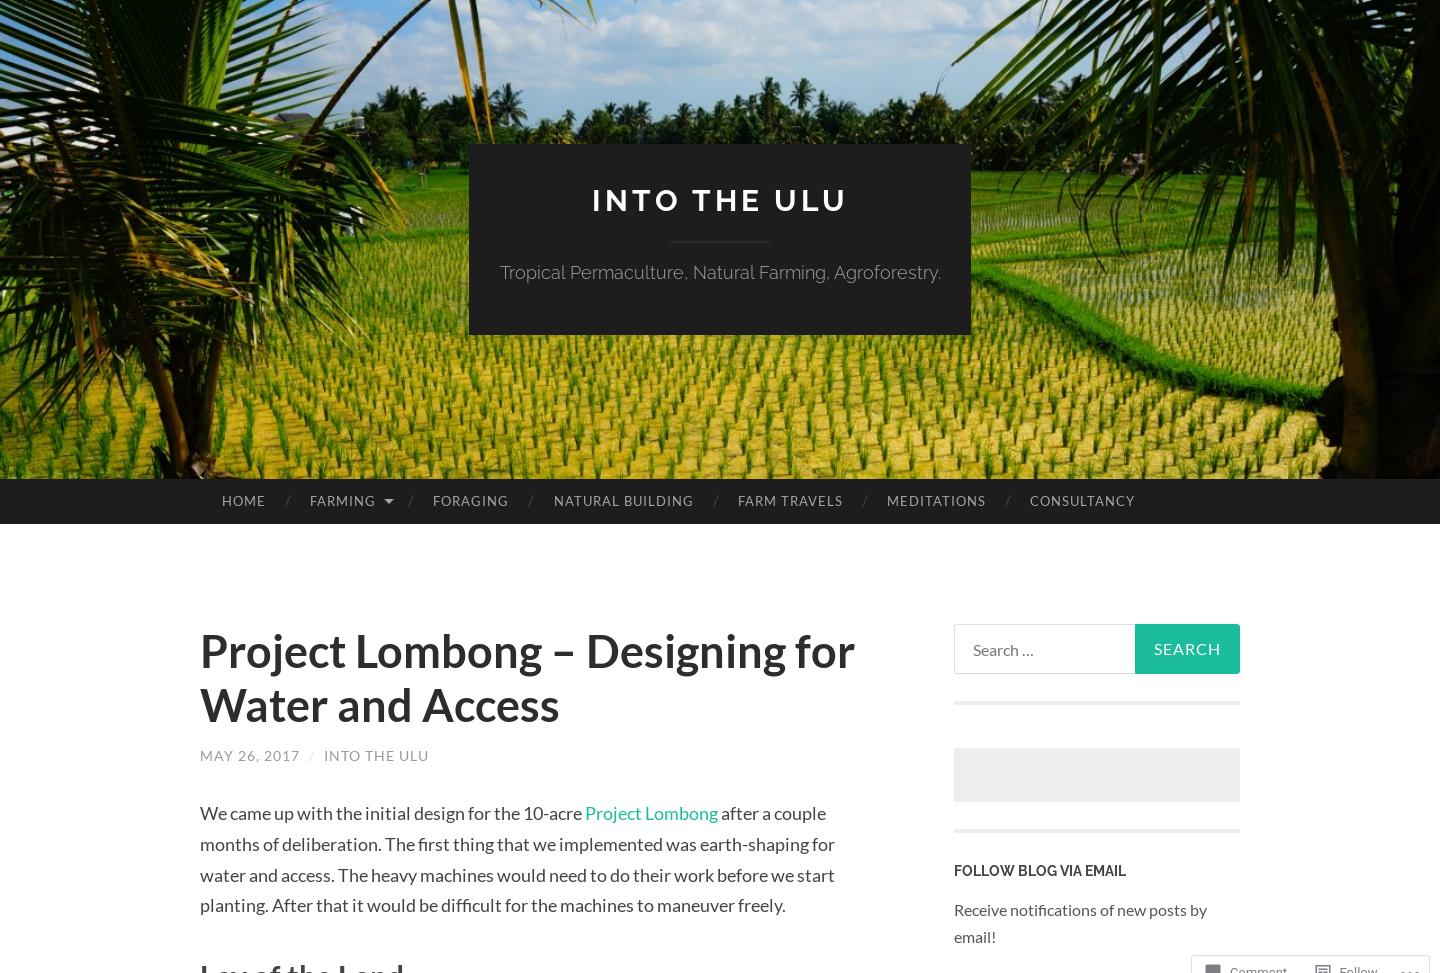  What do you see at coordinates (1039, 871) in the screenshot?
I see `'Follow Blog via Email'` at bounding box center [1039, 871].